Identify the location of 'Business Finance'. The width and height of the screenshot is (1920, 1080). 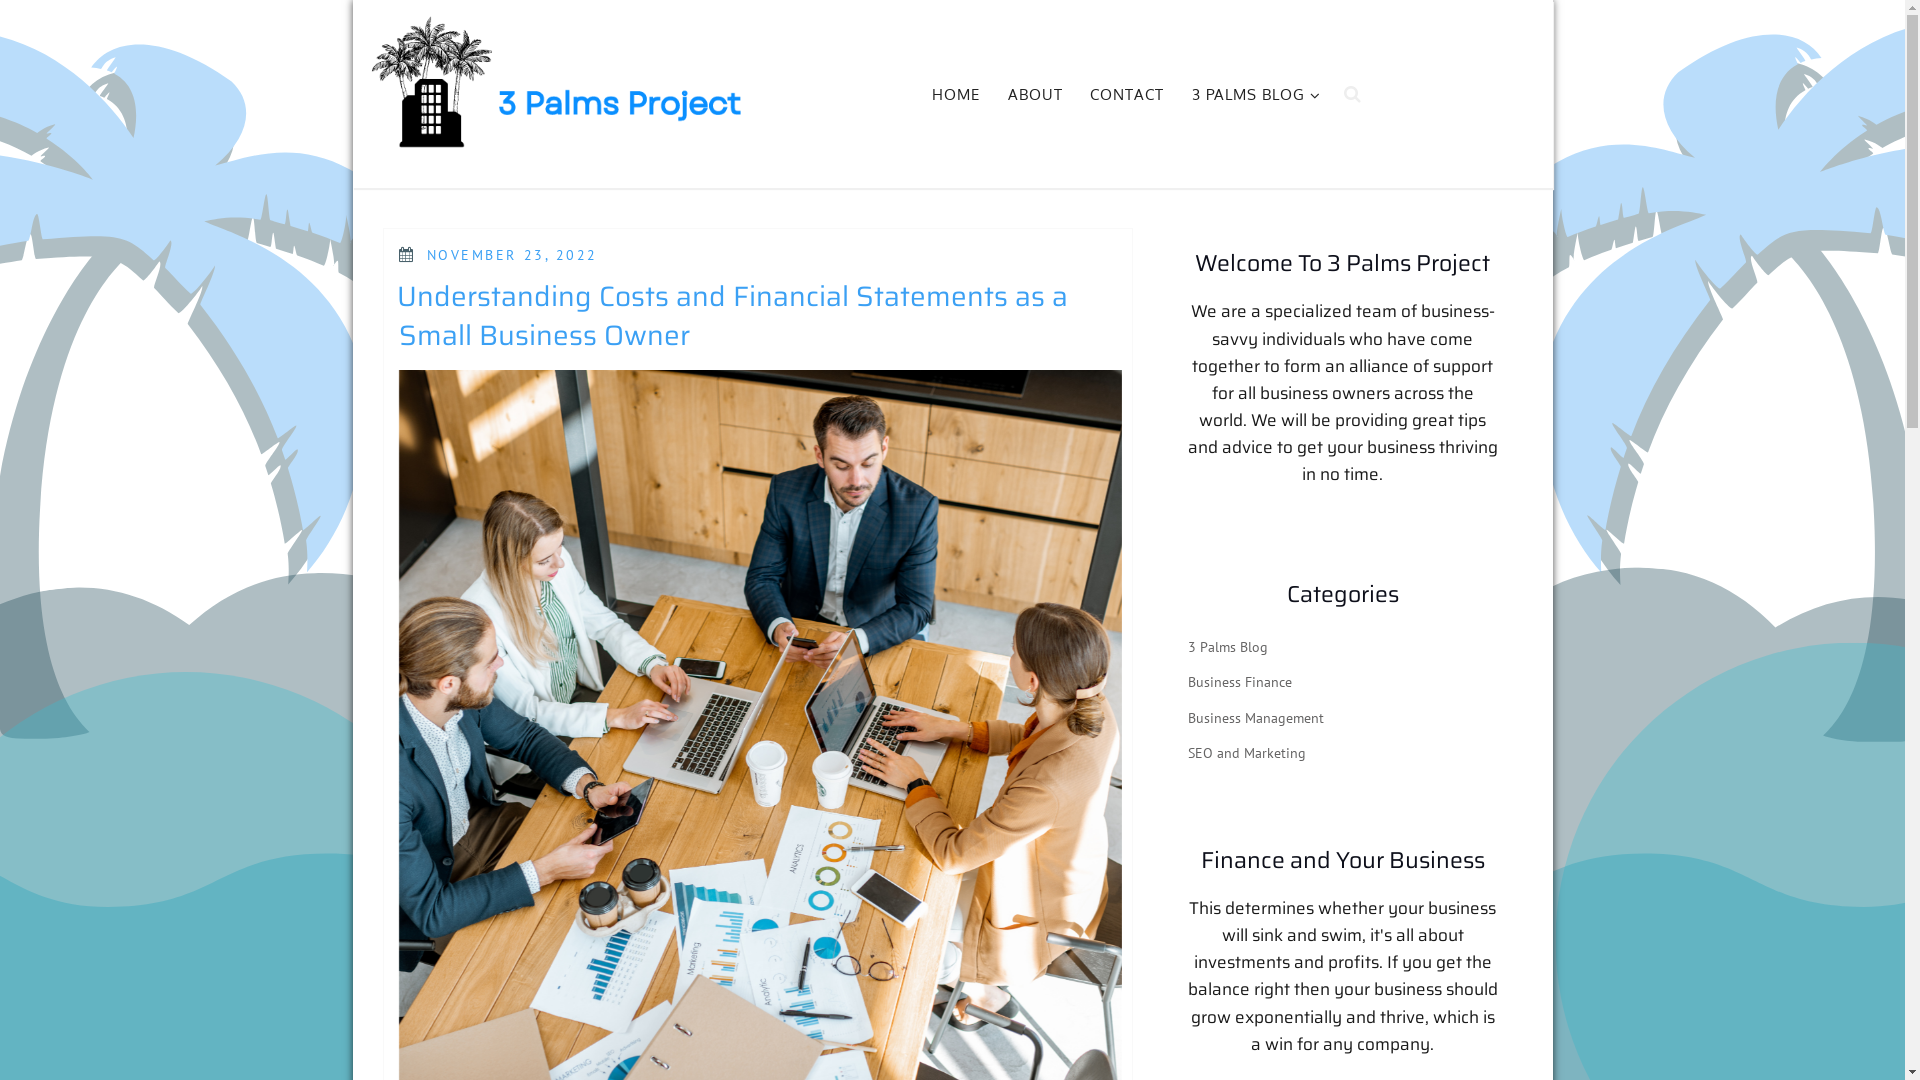
(1238, 681).